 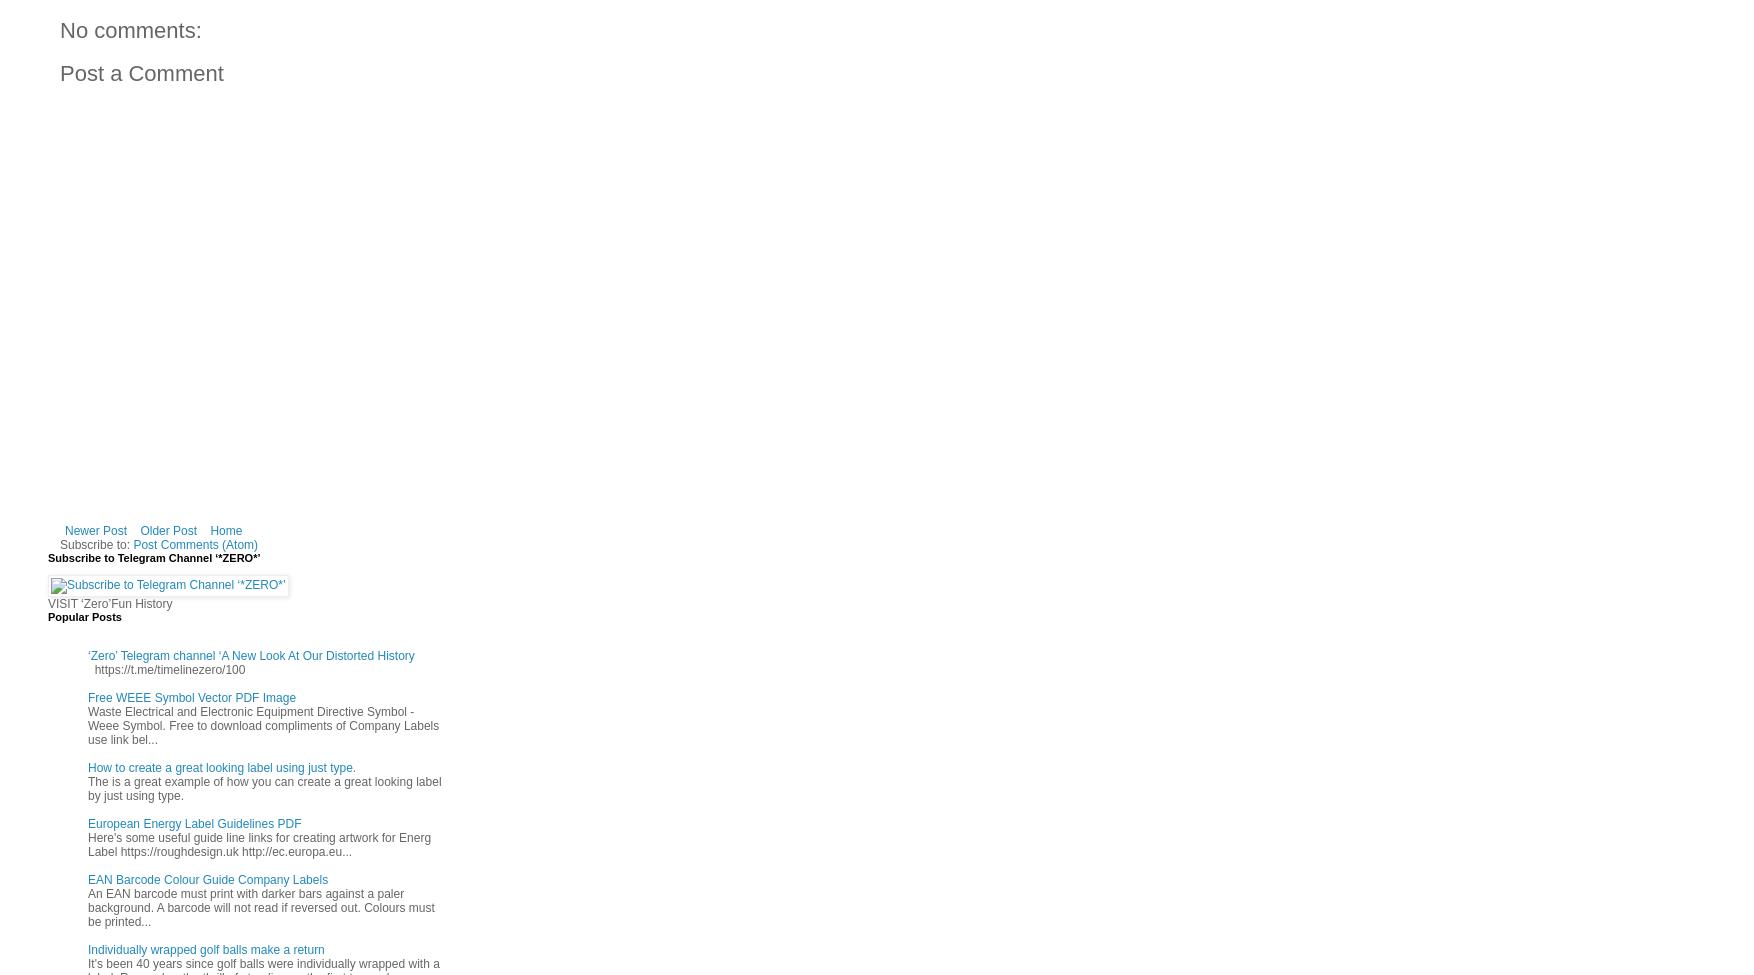 I want to click on 'Individually wrapped golf balls make a return', so click(x=88, y=947).